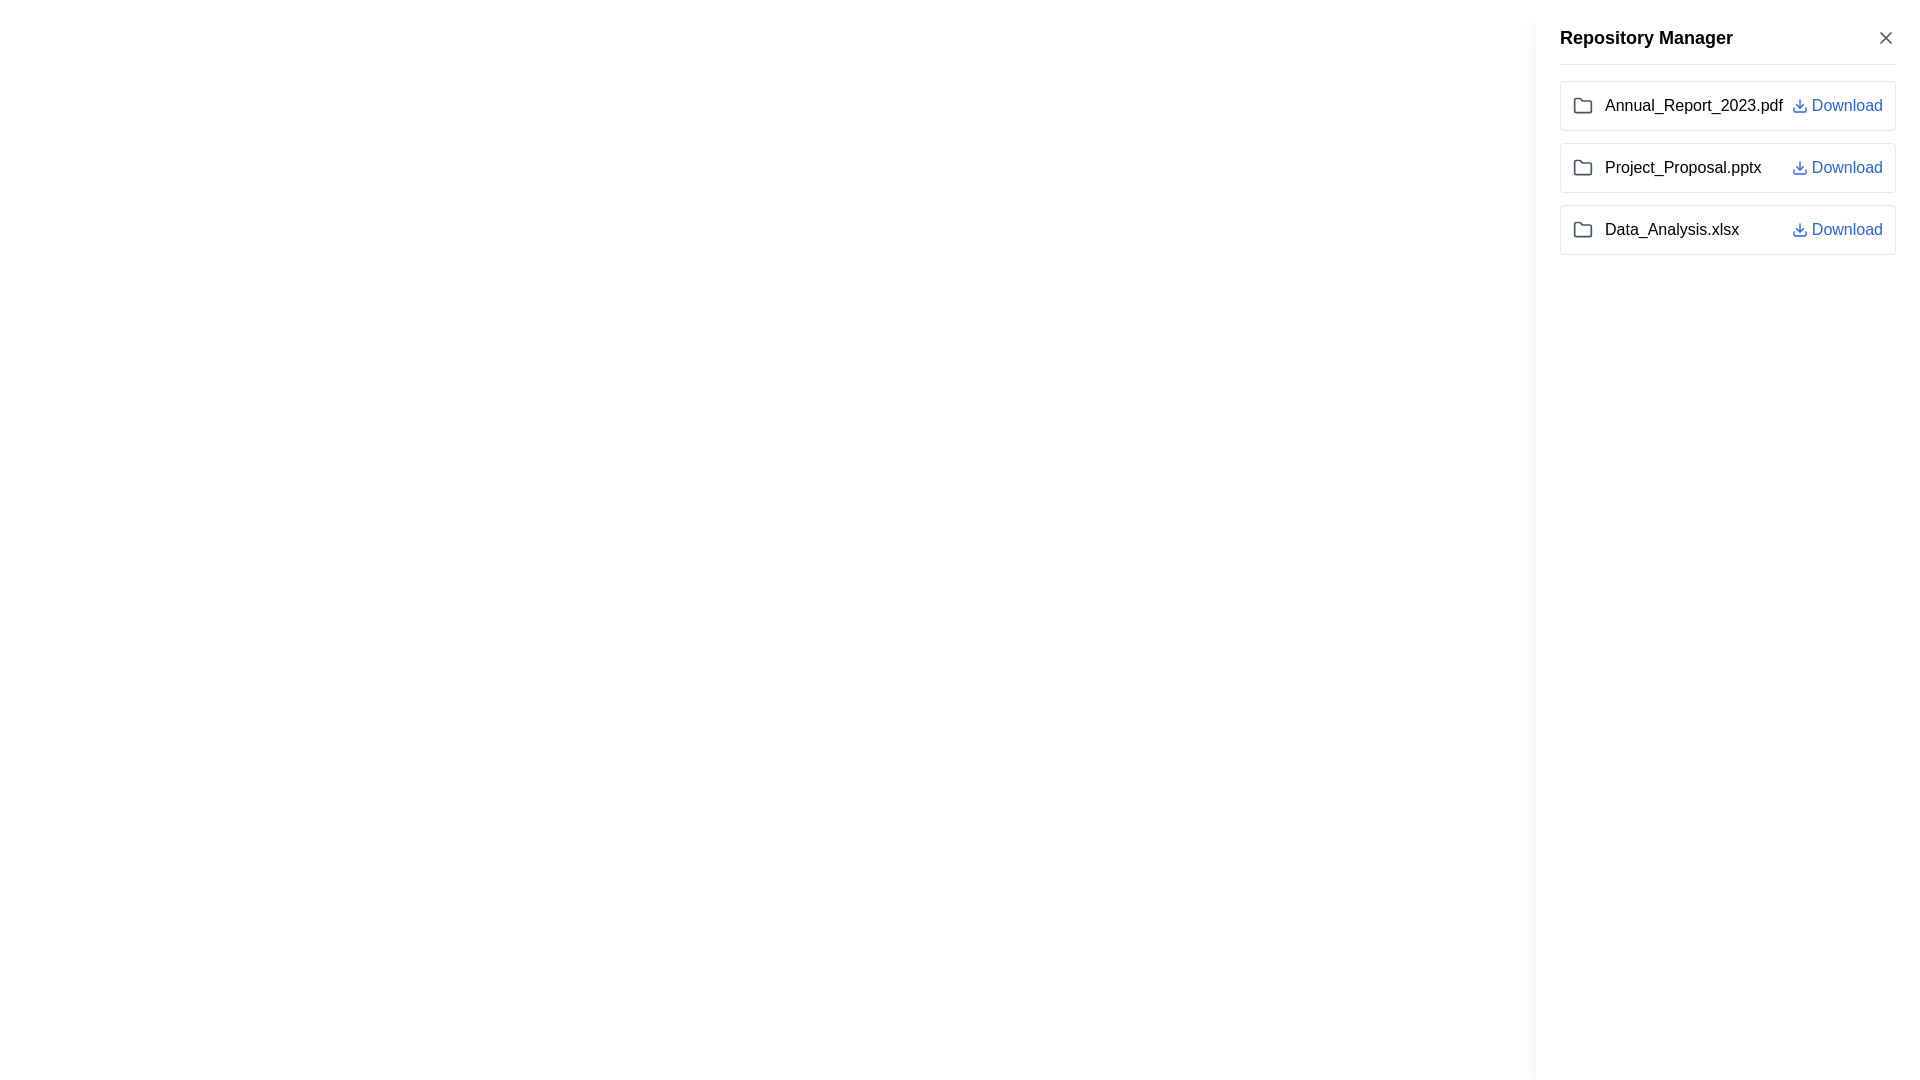 The width and height of the screenshot is (1920, 1080). I want to click on the text label 'Project_Proposal.pptx' in the vertical list within the 'Repository Manager' panel, so click(1682, 167).